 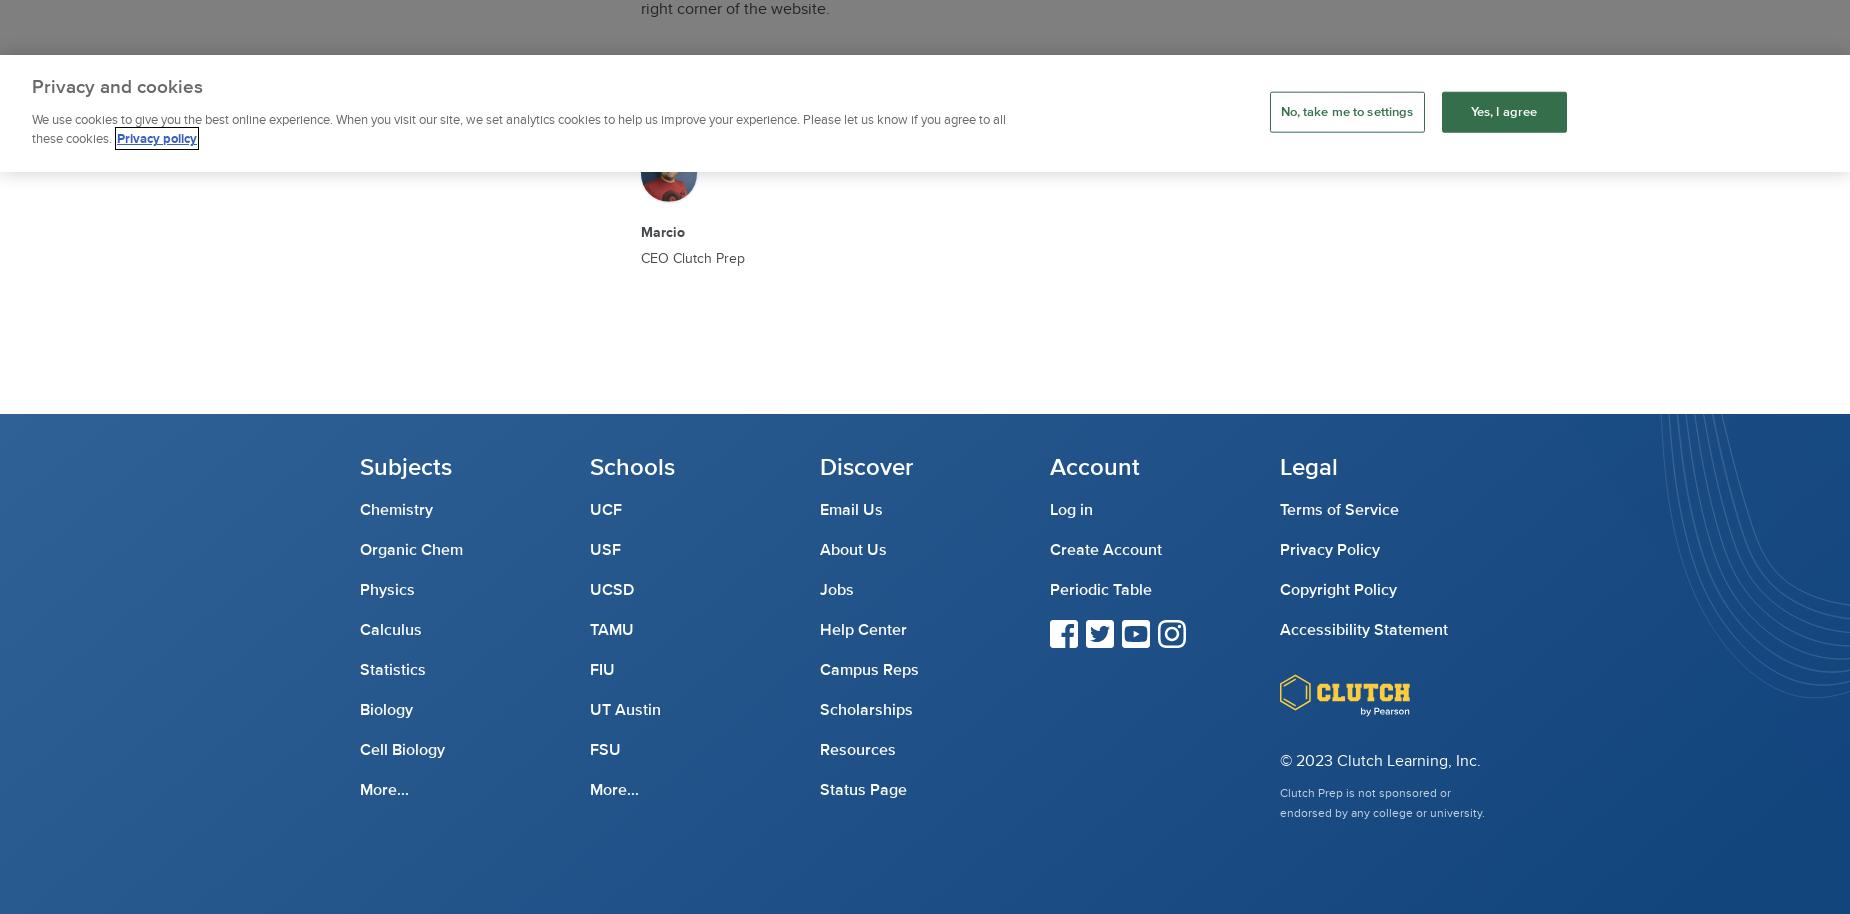 What do you see at coordinates (1049, 550) in the screenshot?
I see `'Create Account'` at bounding box center [1049, 550].